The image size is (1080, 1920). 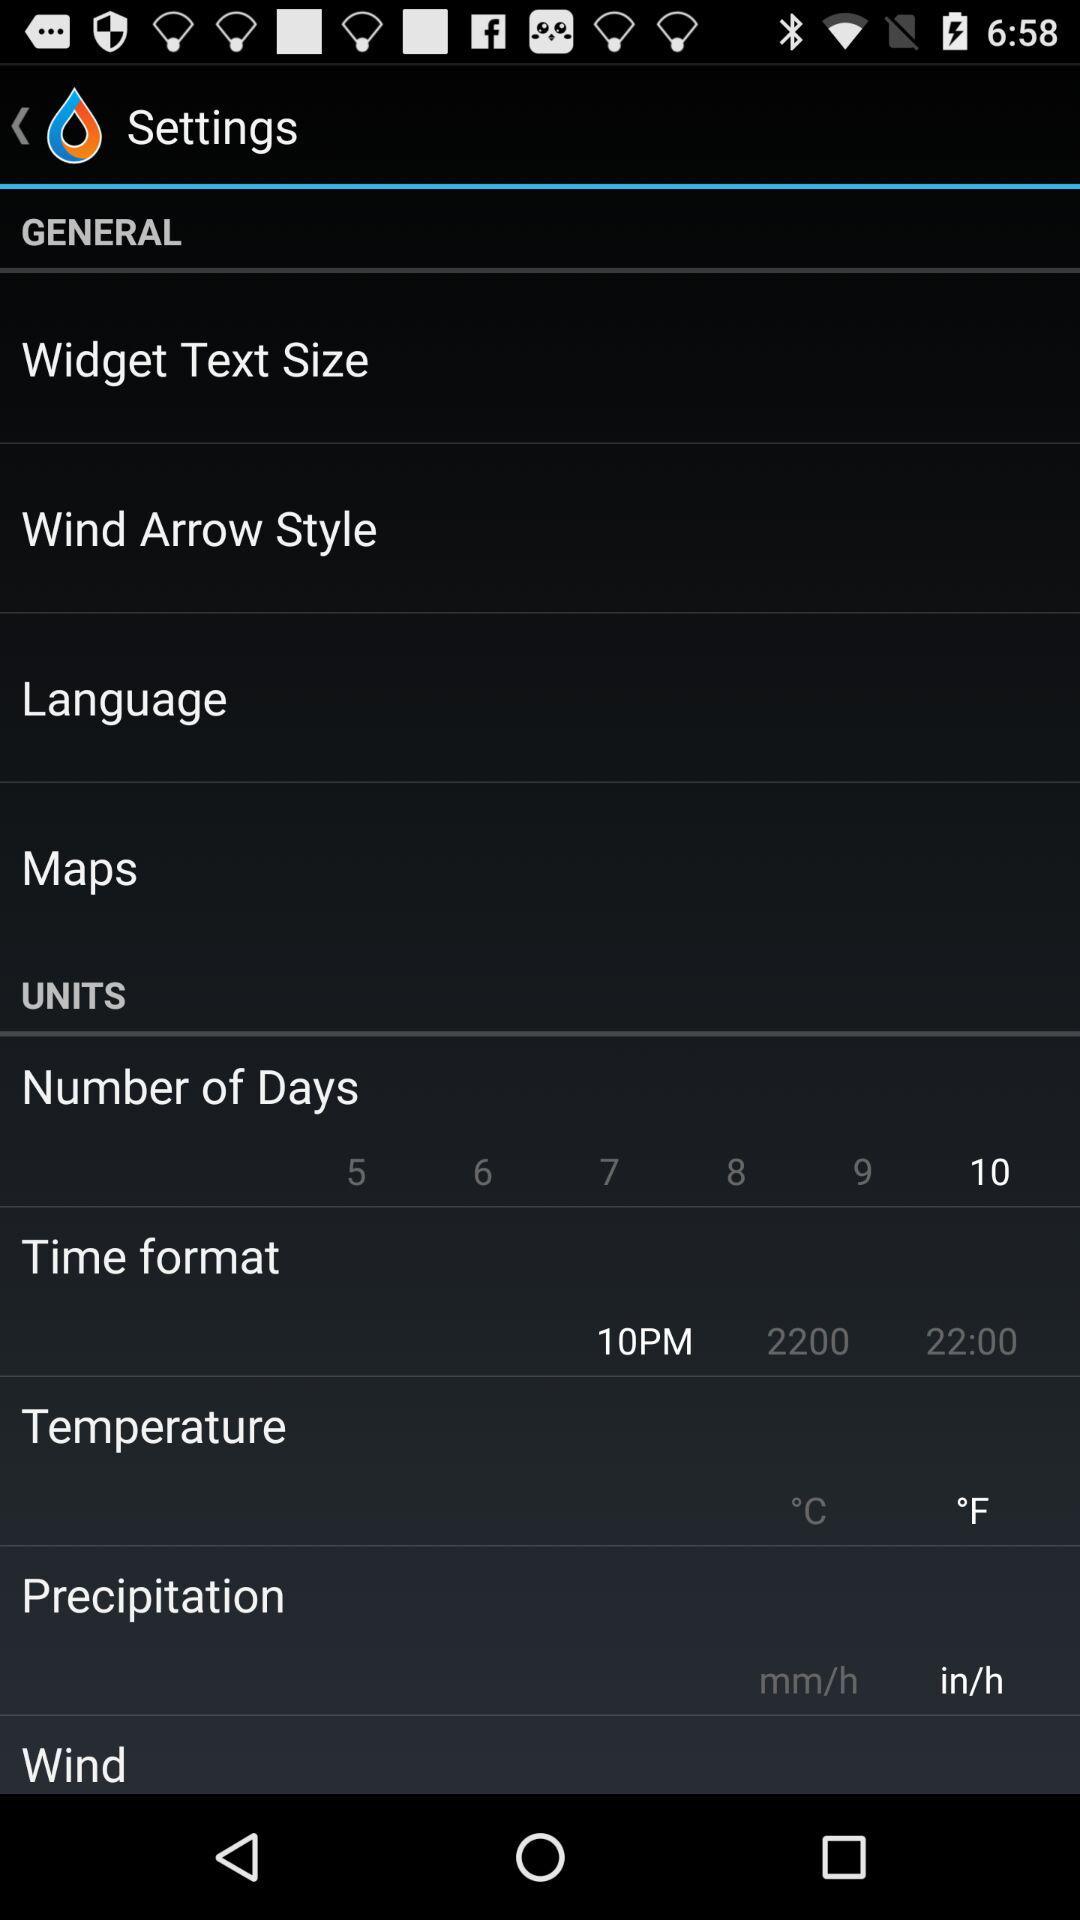 I want to click on the app to the left of the 22:00 app, so click(x=807, y=1340).